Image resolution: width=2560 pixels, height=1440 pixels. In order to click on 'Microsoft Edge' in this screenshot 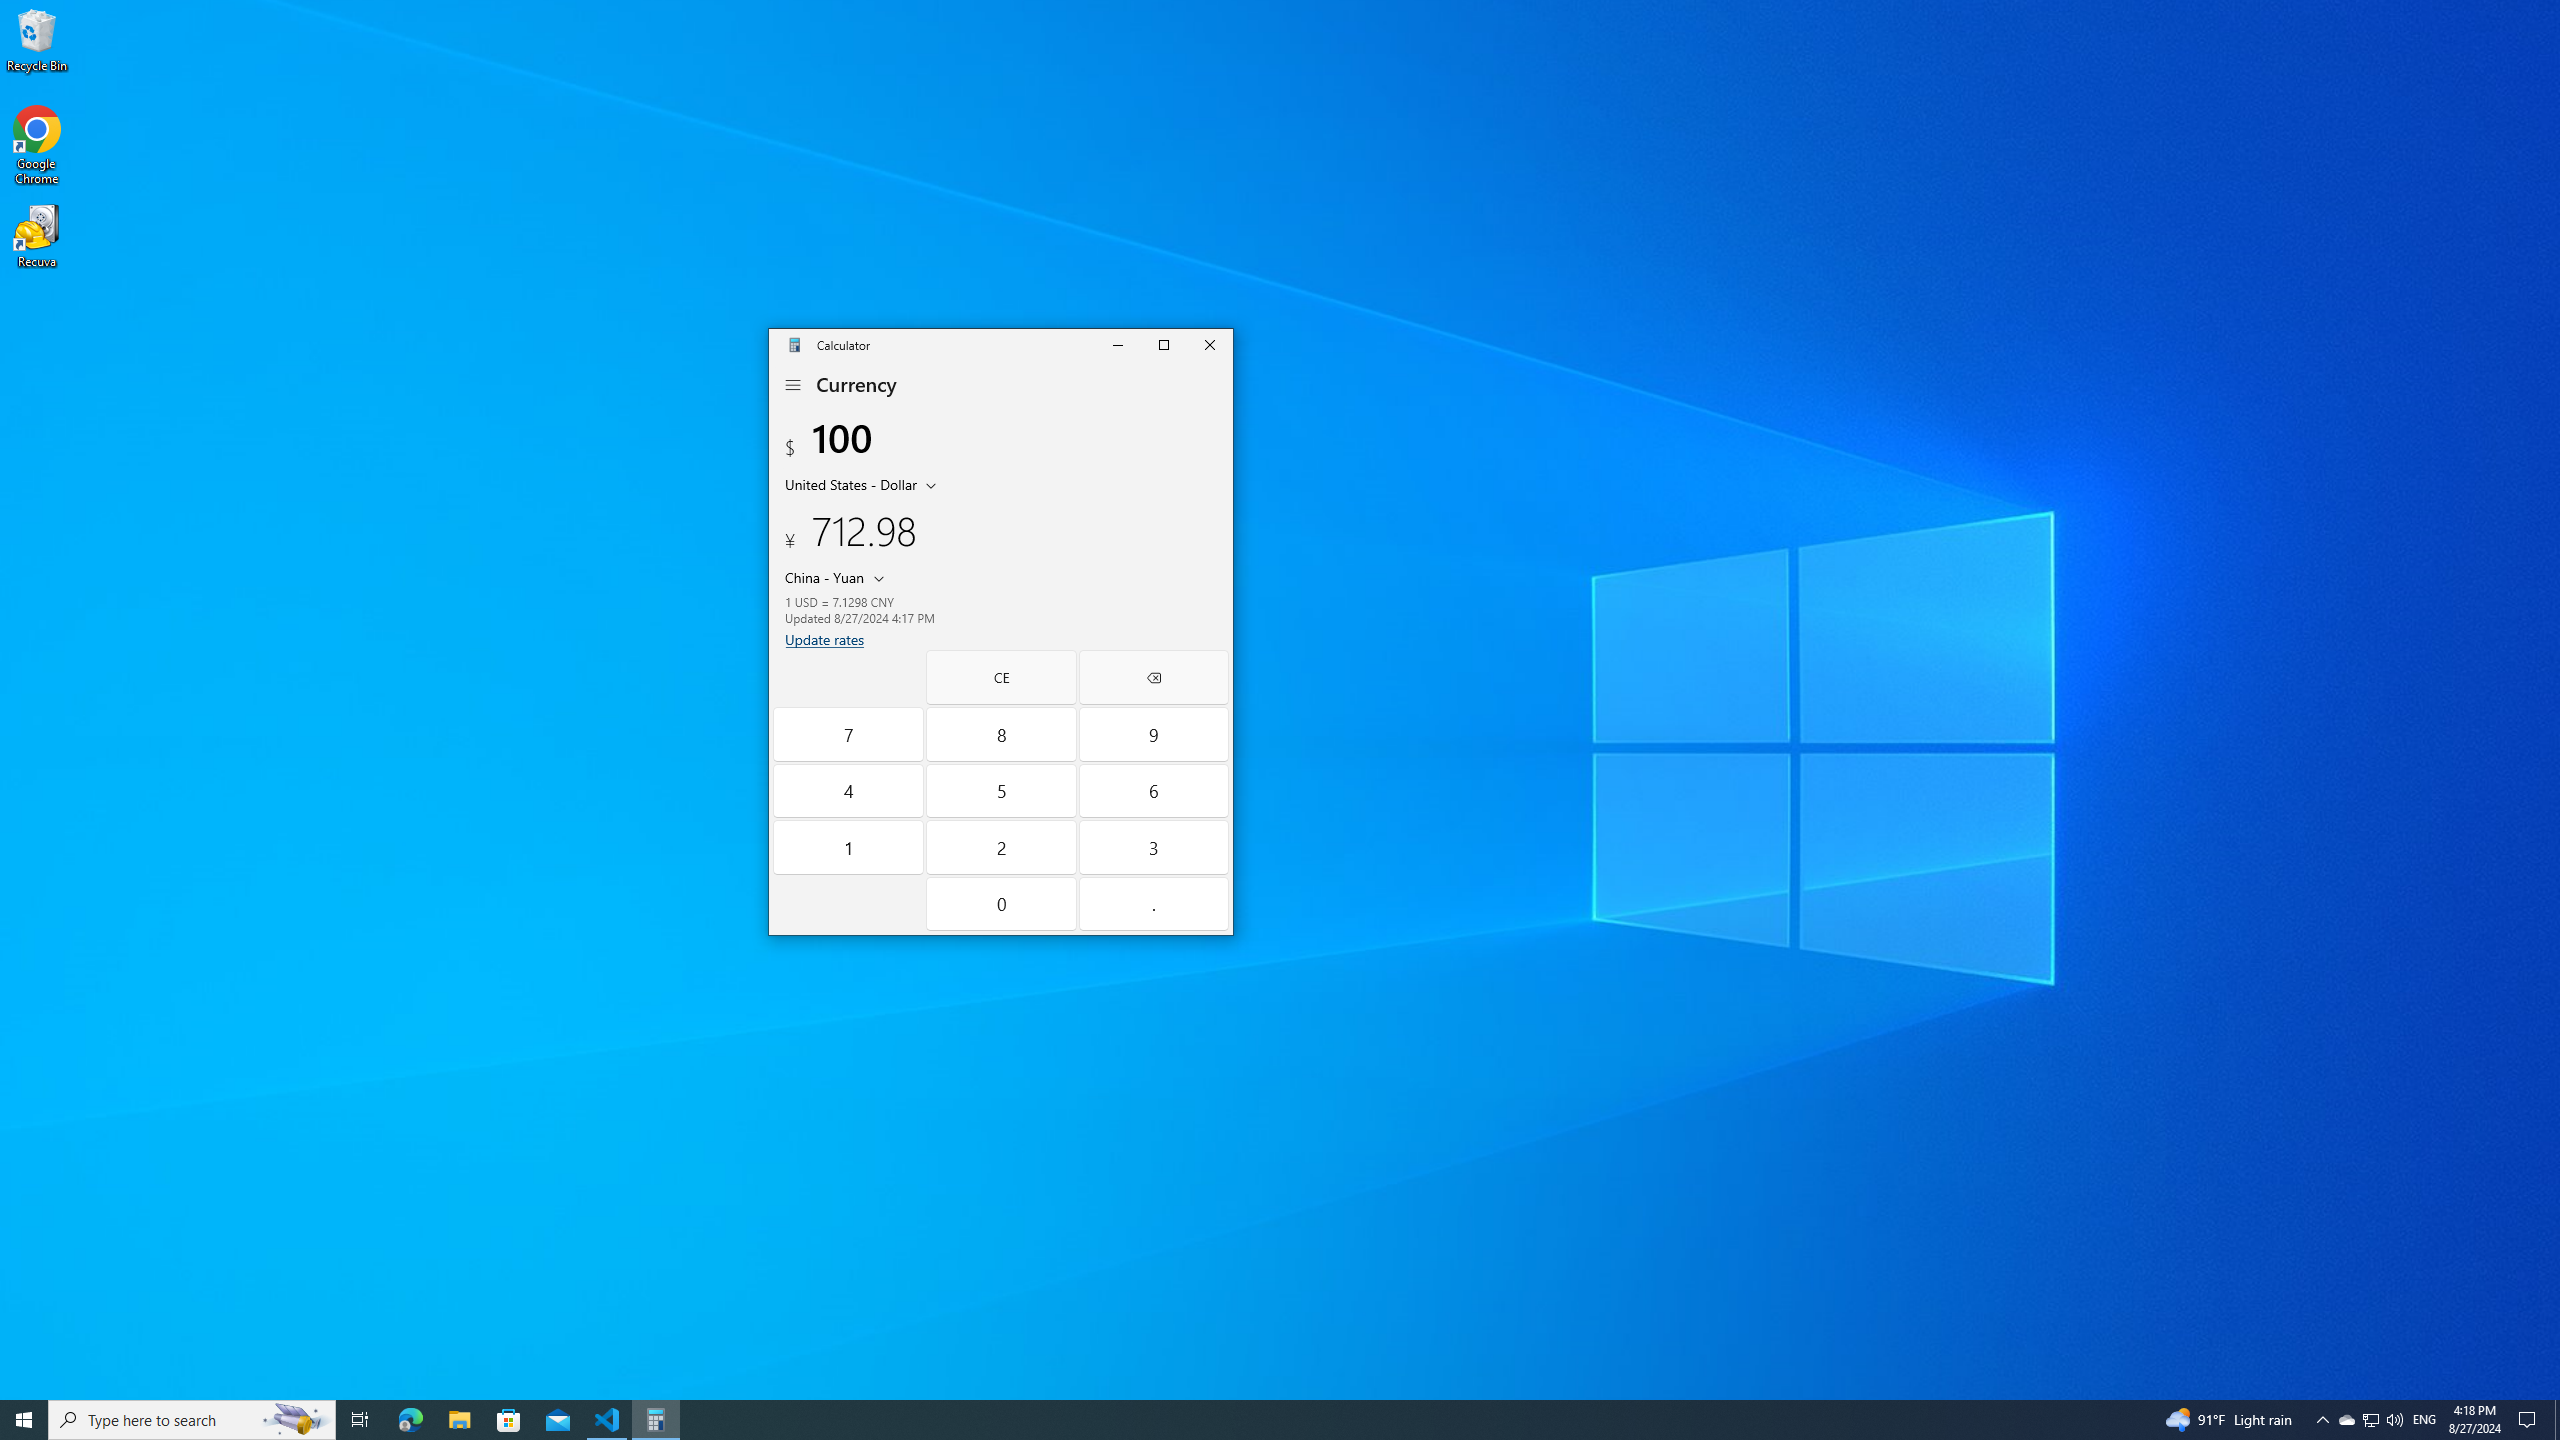, I will do `click(409, 1418)`.